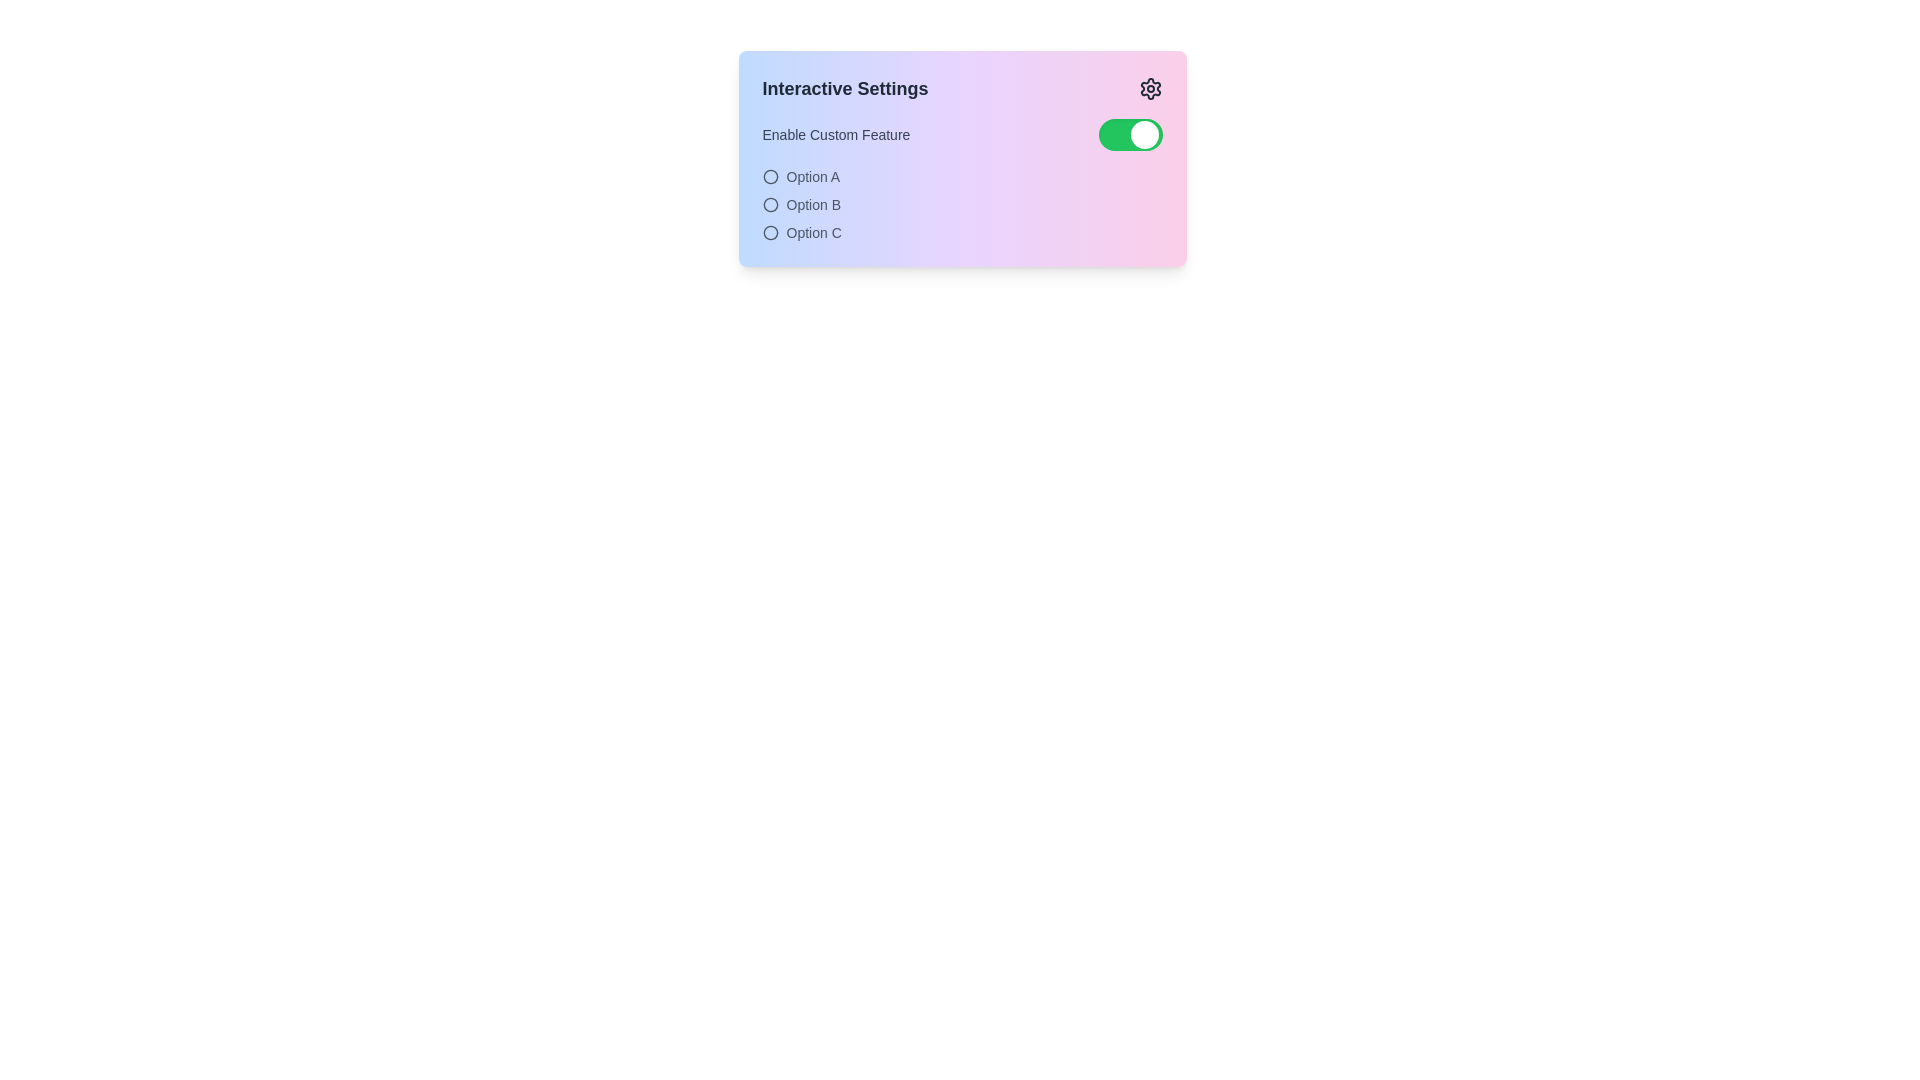 The image size is (1920, 1080). I want to click on the label displaying 'Option C', which is the third item in the vertical list of radio button options within the 'Interactive Settings' panel, so click(814, 231).